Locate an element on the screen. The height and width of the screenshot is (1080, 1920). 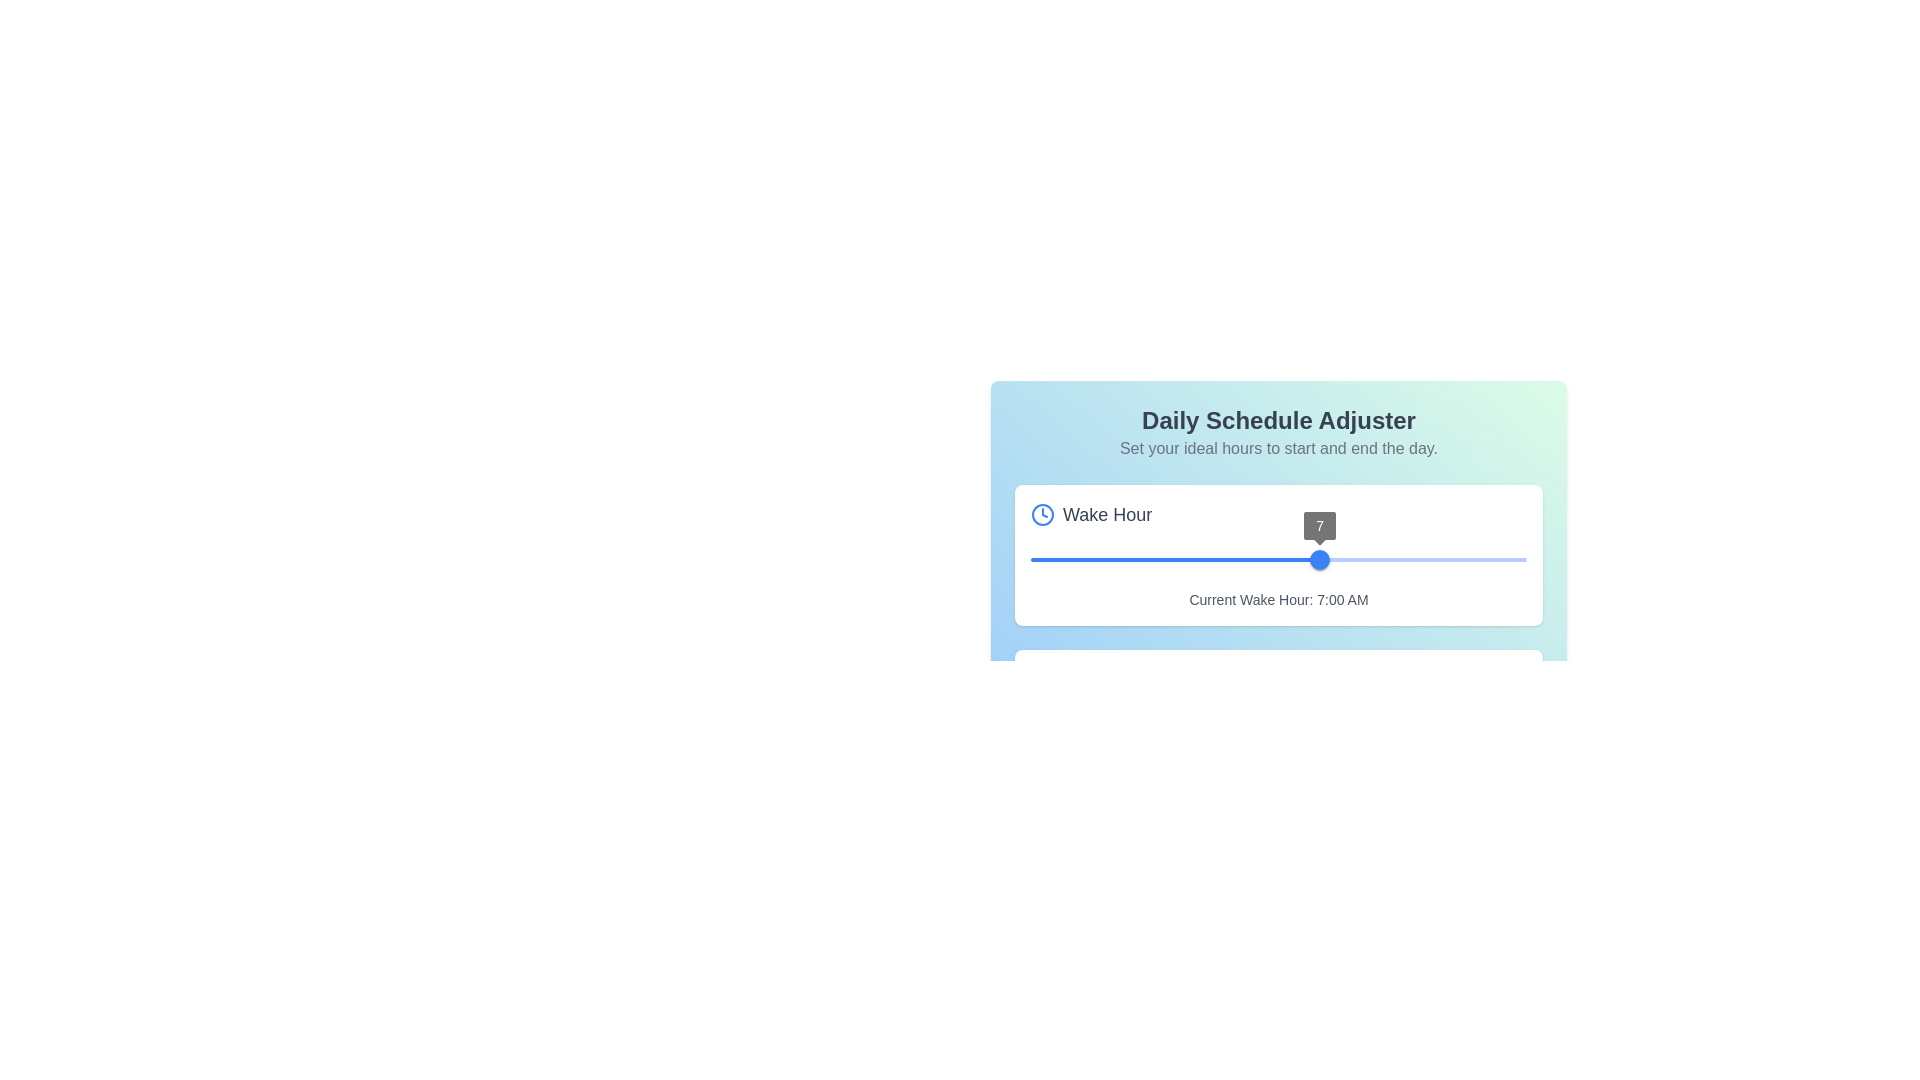
the wake hour is located at coordinates (1196, 559).